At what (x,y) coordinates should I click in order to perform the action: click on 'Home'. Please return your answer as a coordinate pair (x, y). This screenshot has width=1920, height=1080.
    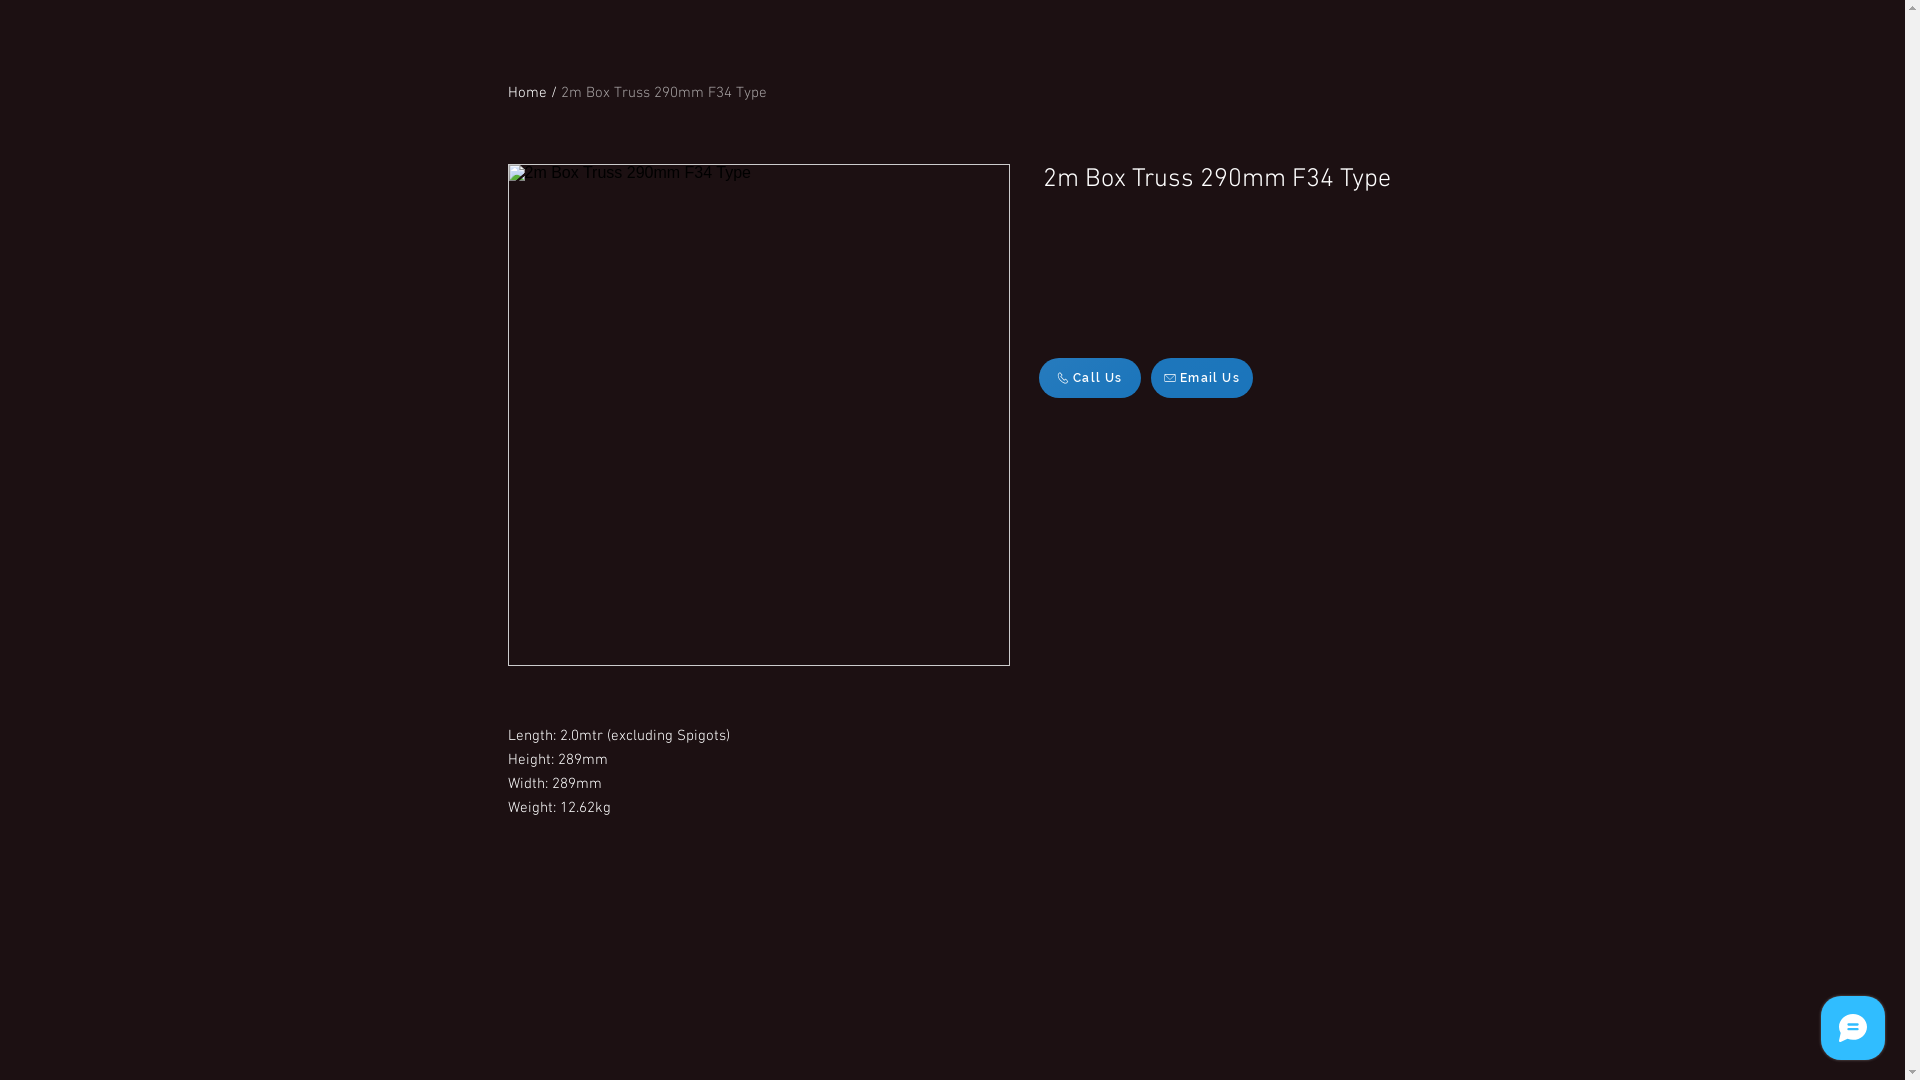
    Looking at the image, I should click on (527, 92).